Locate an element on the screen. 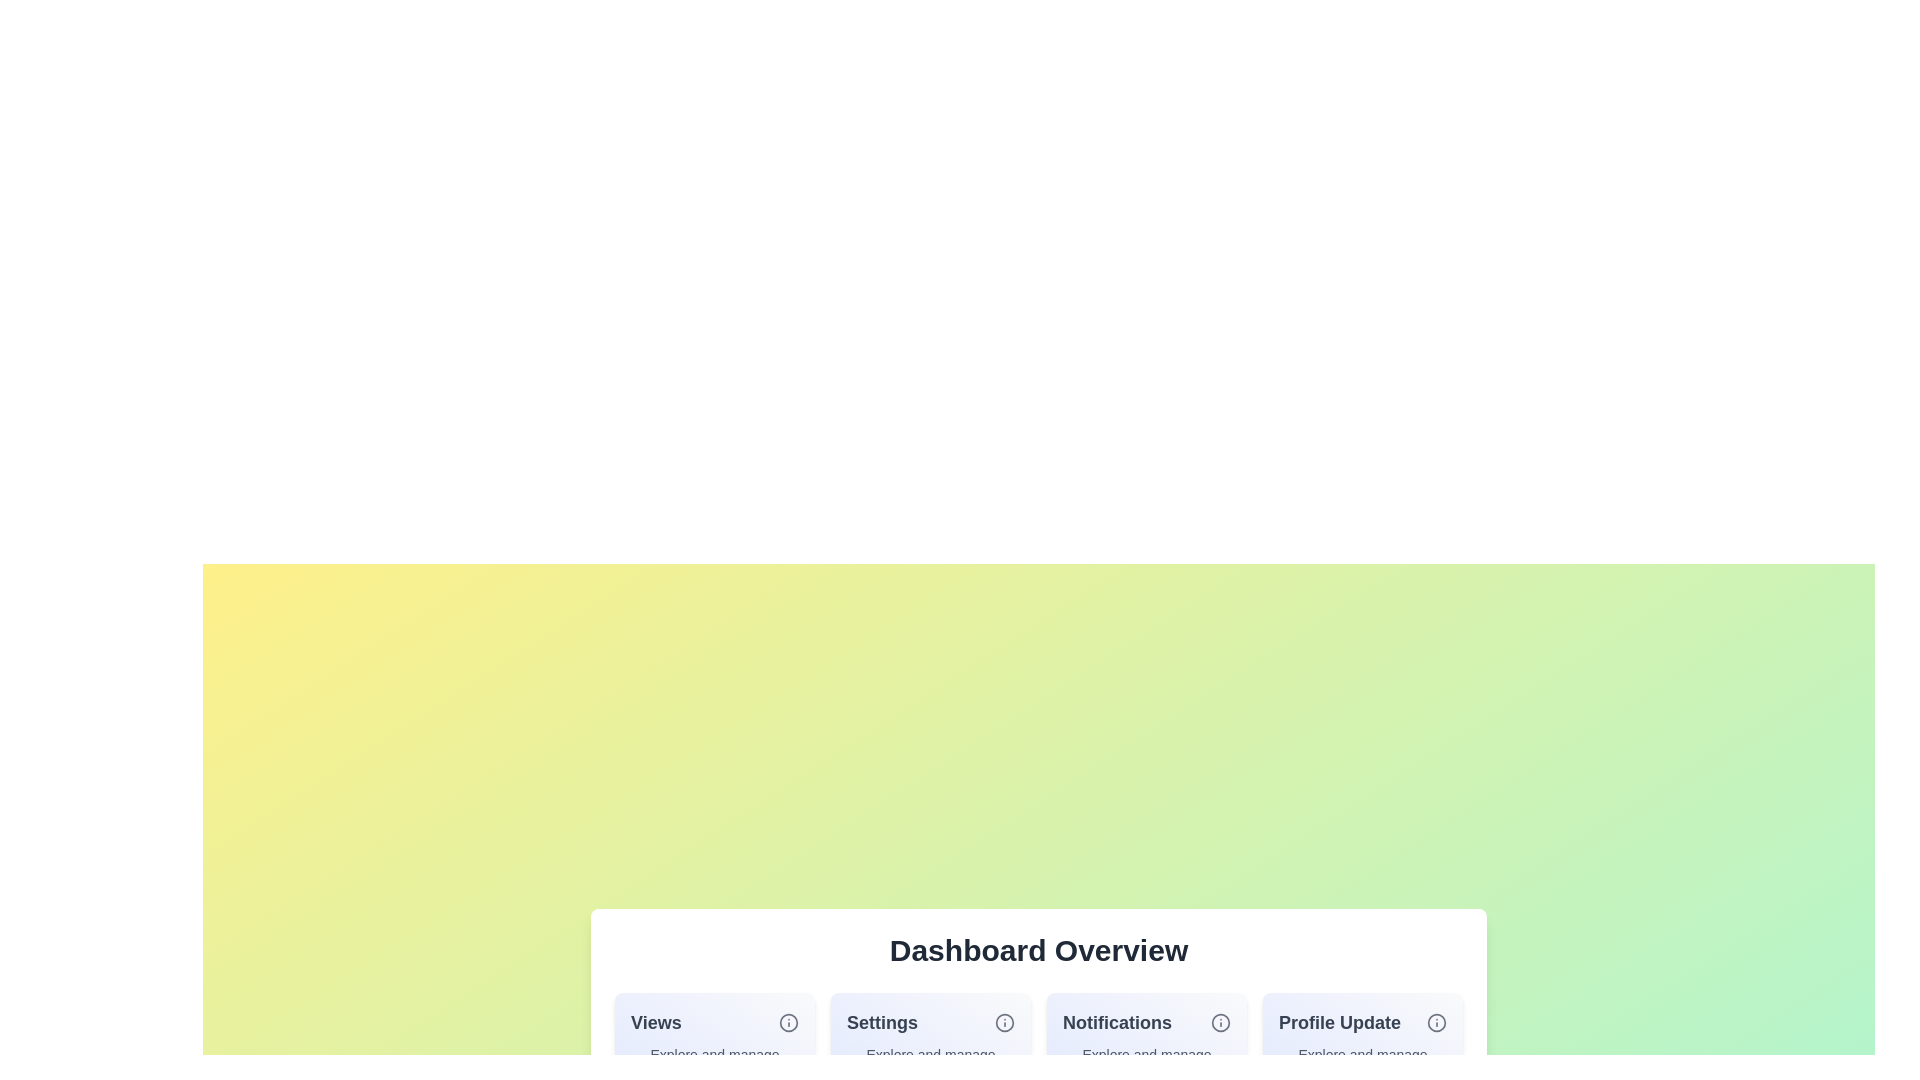 The image size is (1920, 1080). the circular notification indicator within the notifications icon located in the third card under the 'Dashboard Overview' heading is located at coordinates (1219, 1022).